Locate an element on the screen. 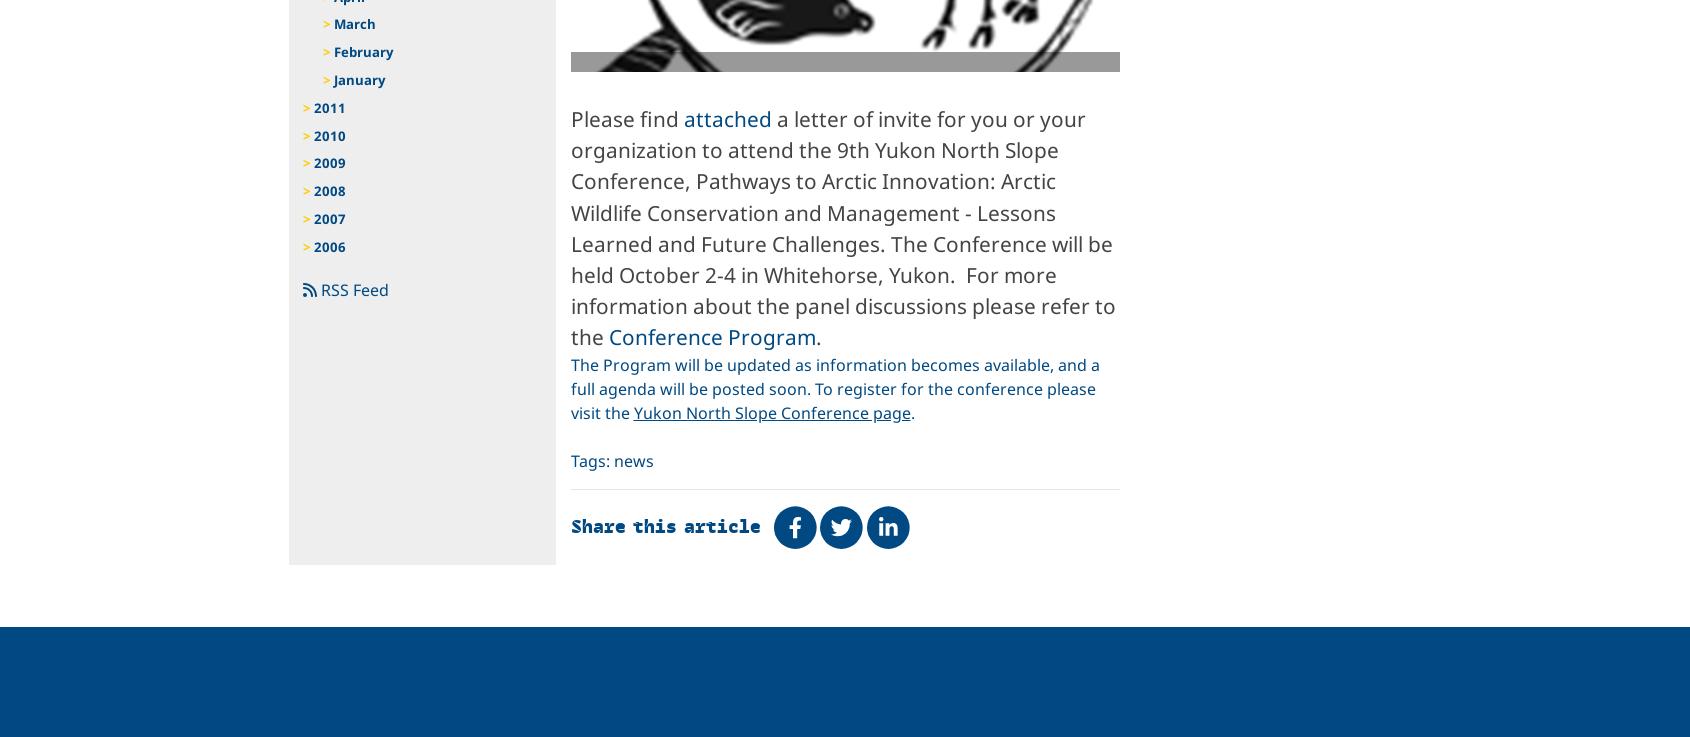 The image size is (1690, 737). '2008' is located at coordinates (330, 190).